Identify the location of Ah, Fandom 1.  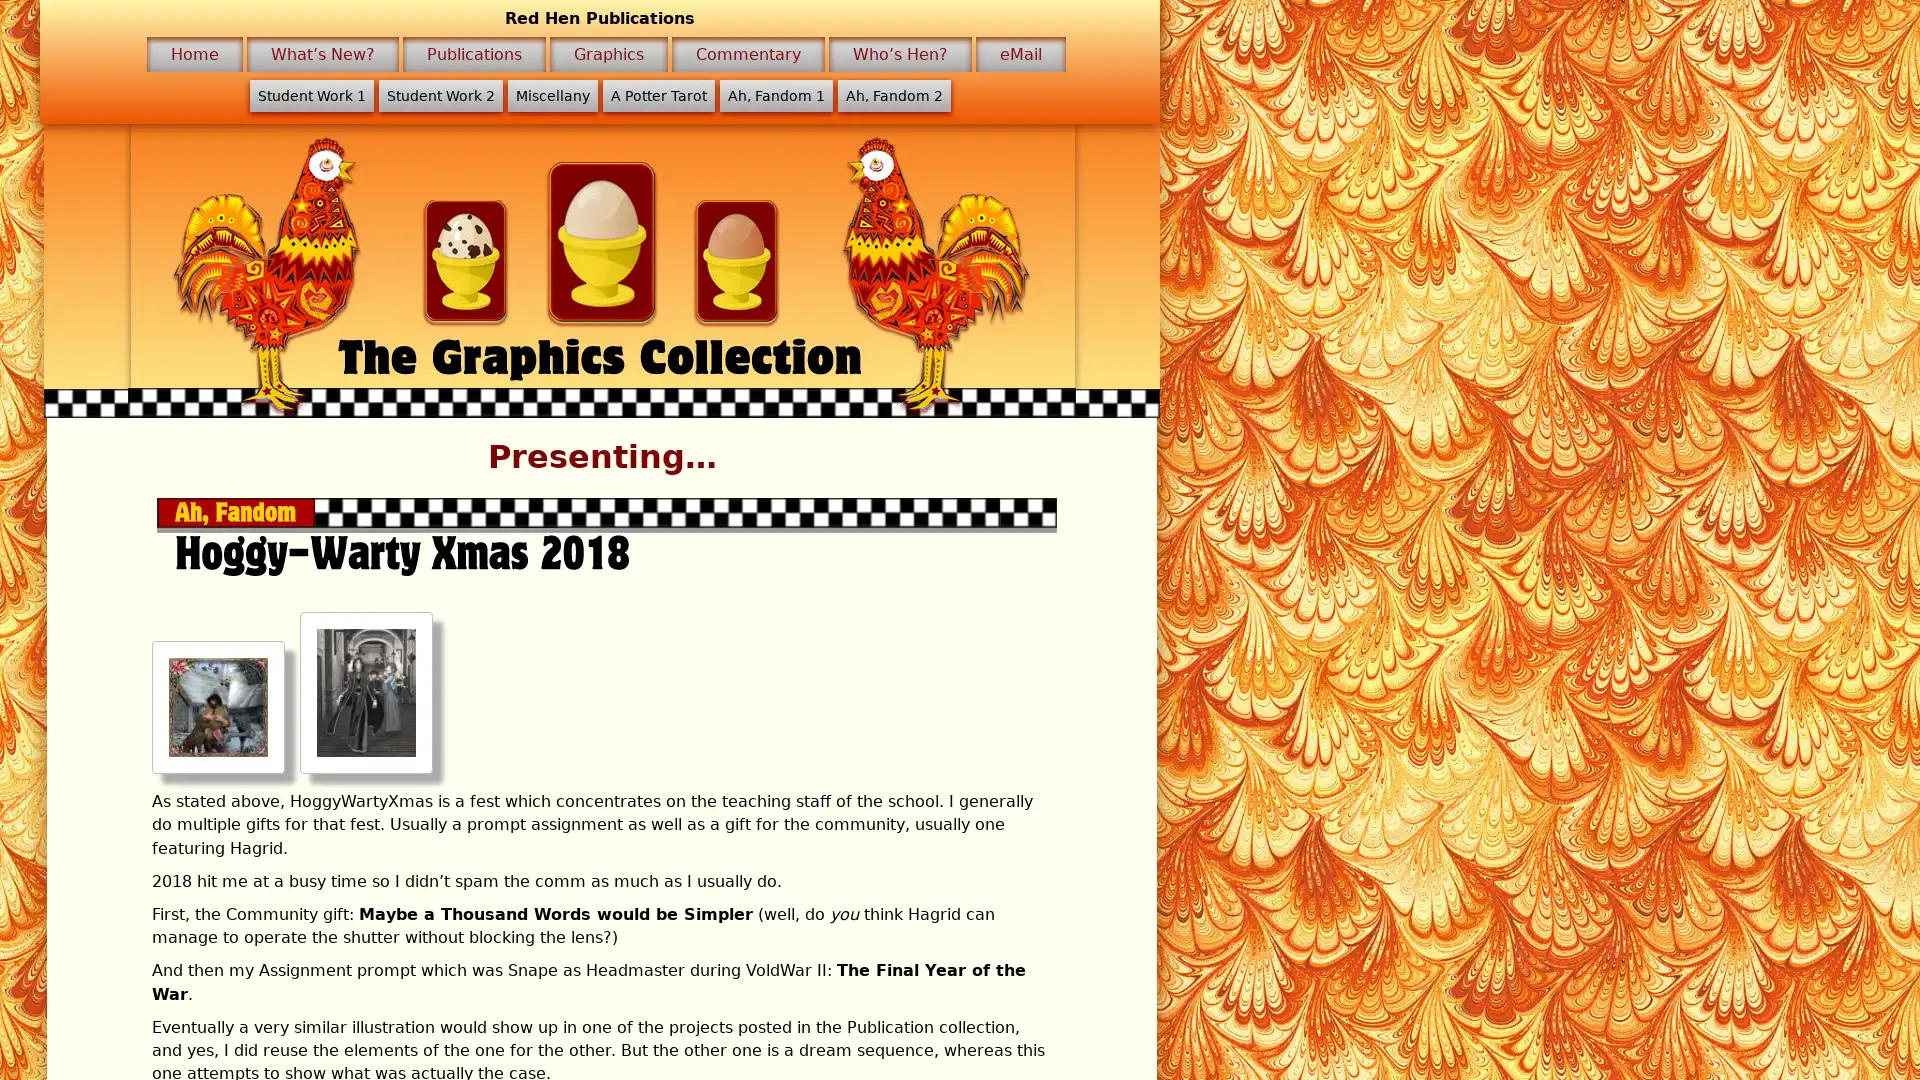
(774, 96).